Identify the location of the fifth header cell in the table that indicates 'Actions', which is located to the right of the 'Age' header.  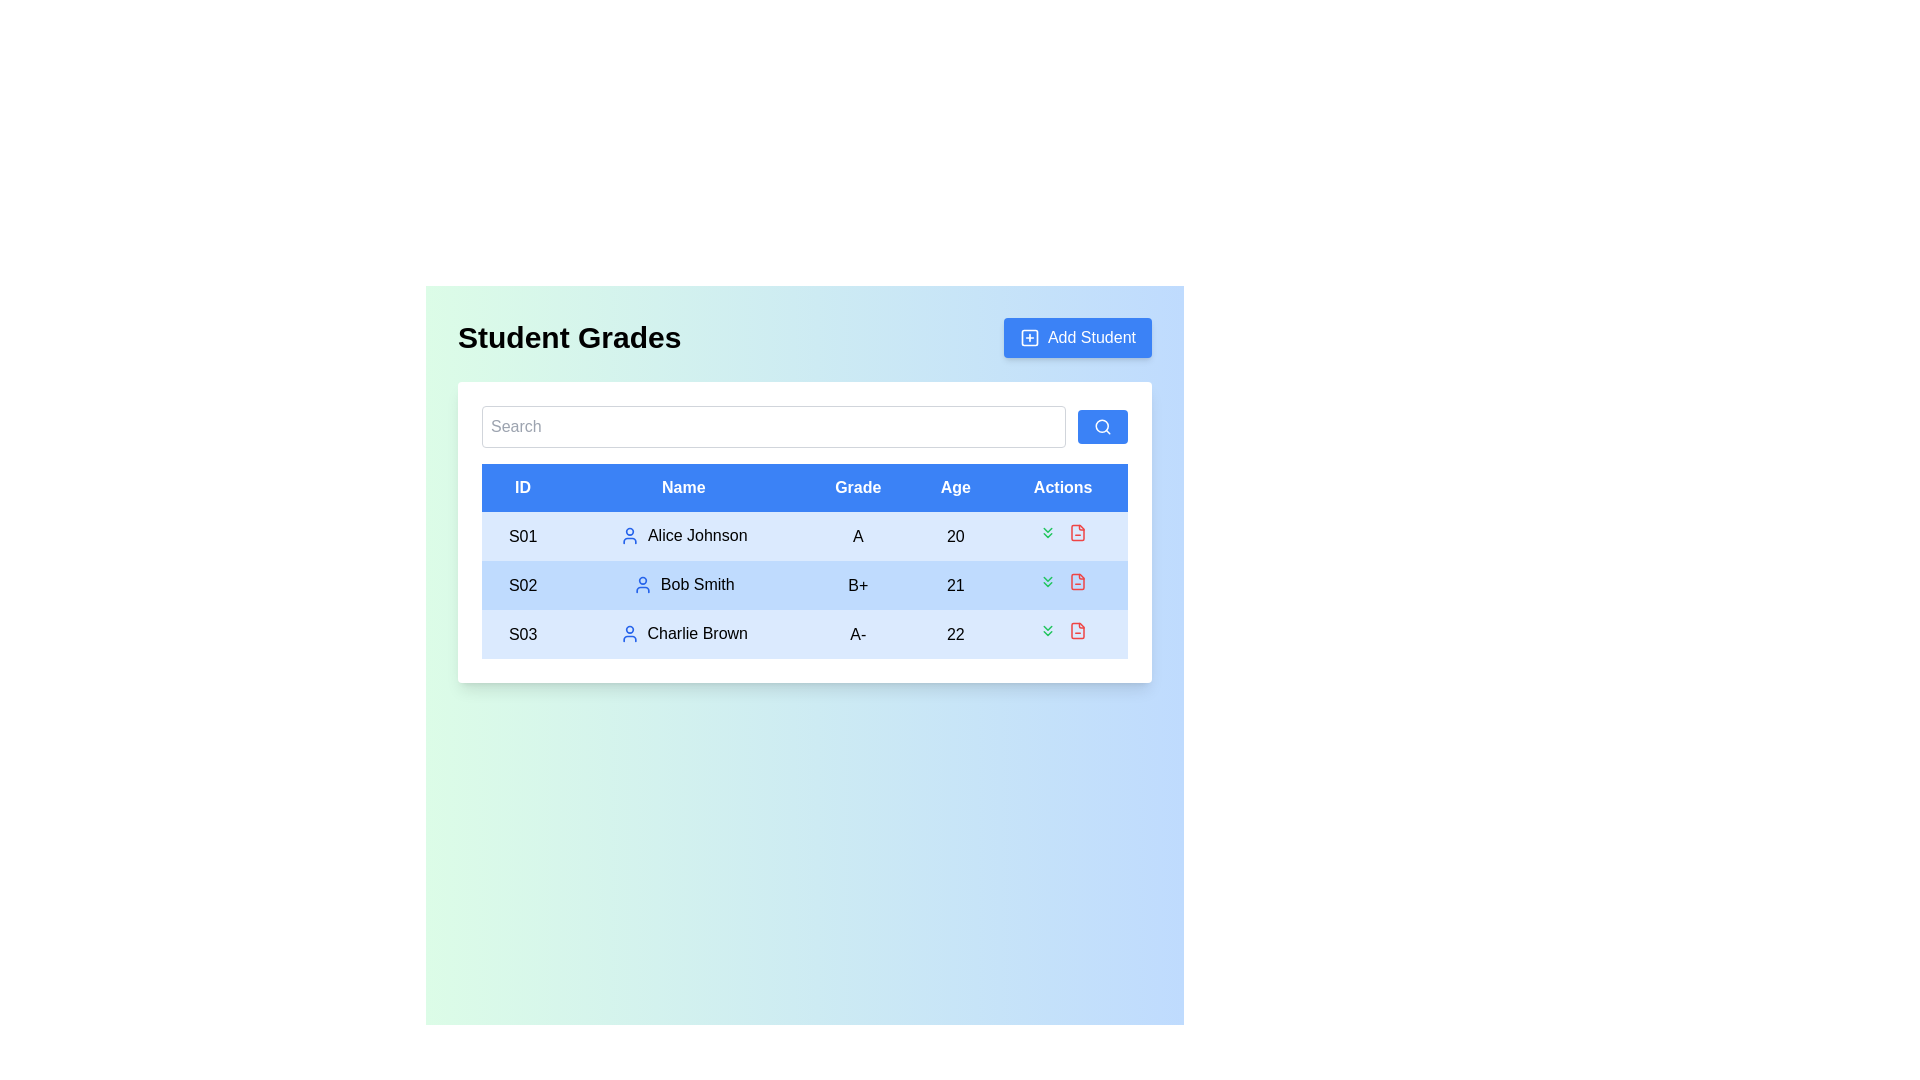
(1062, 488).